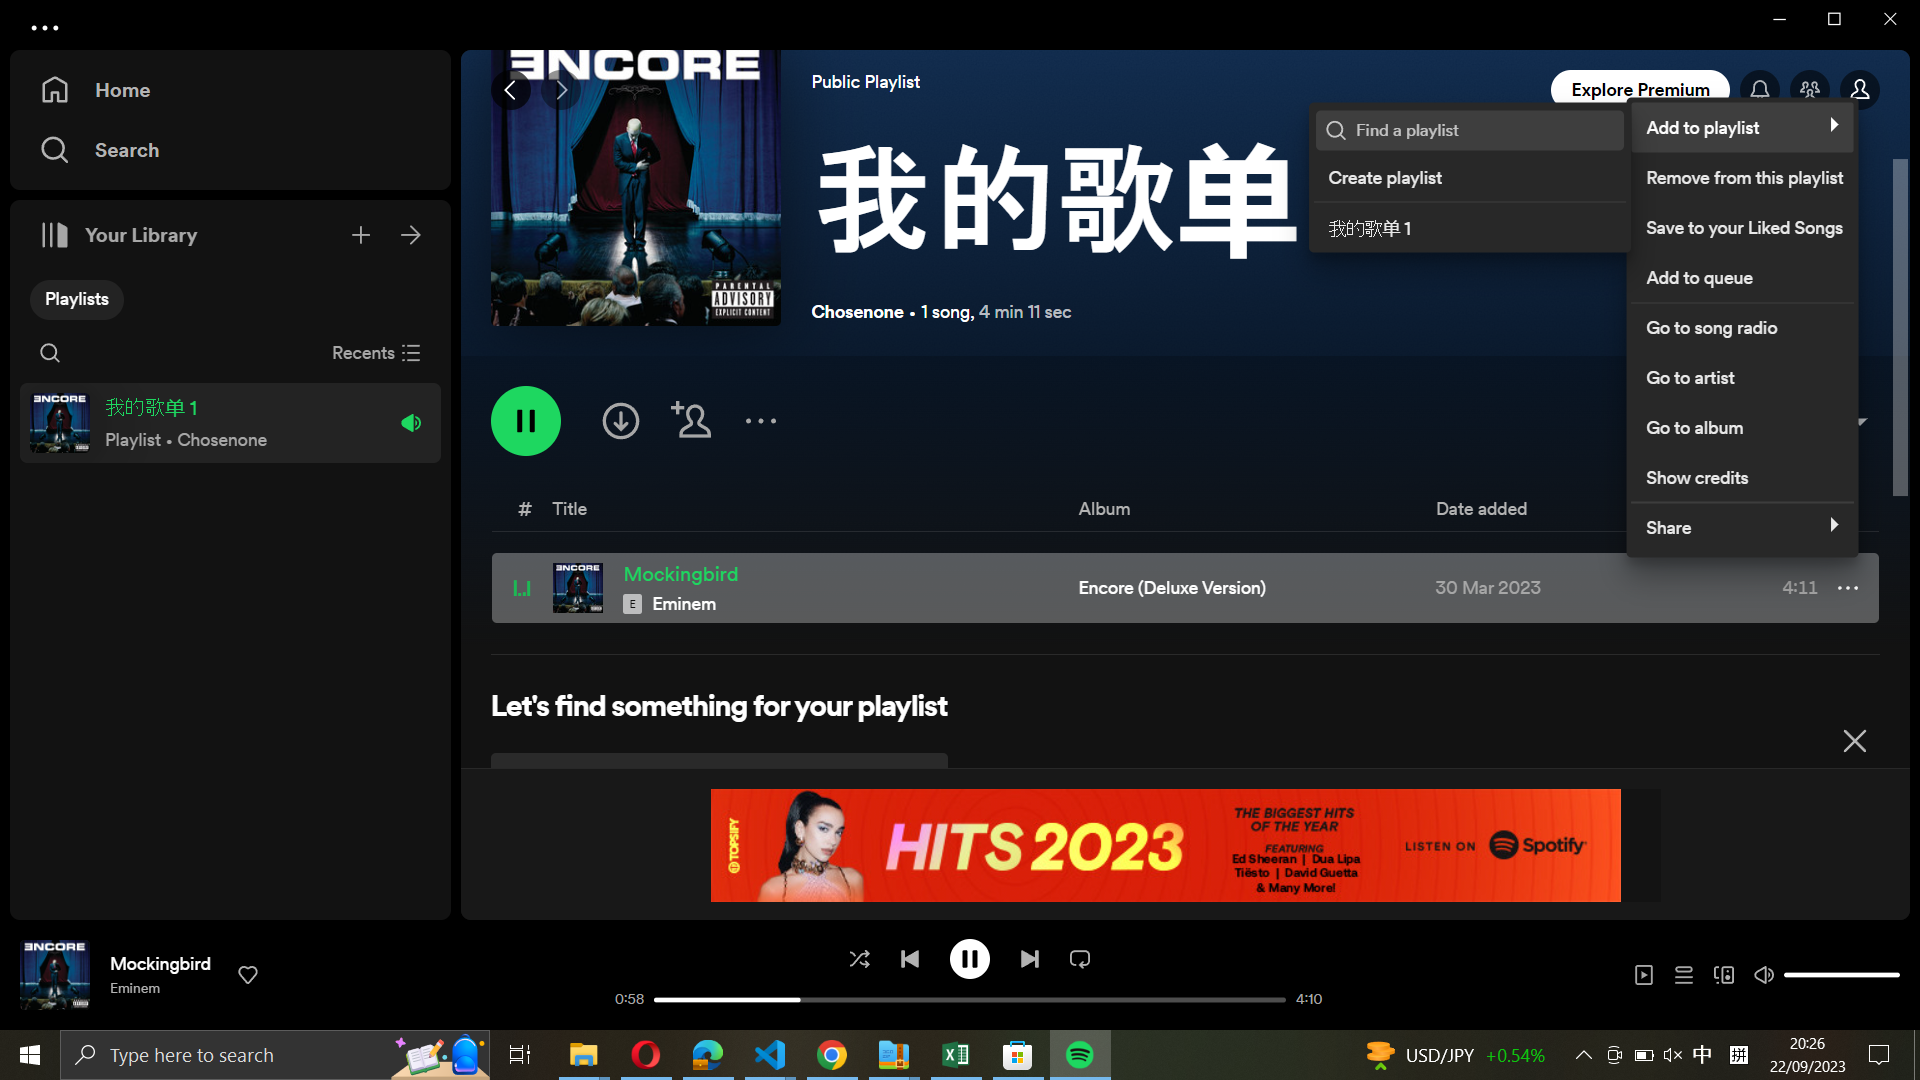  Describe the element at coordinates (1737, 422) in the screenshot. I see `Go to the album` at that location.